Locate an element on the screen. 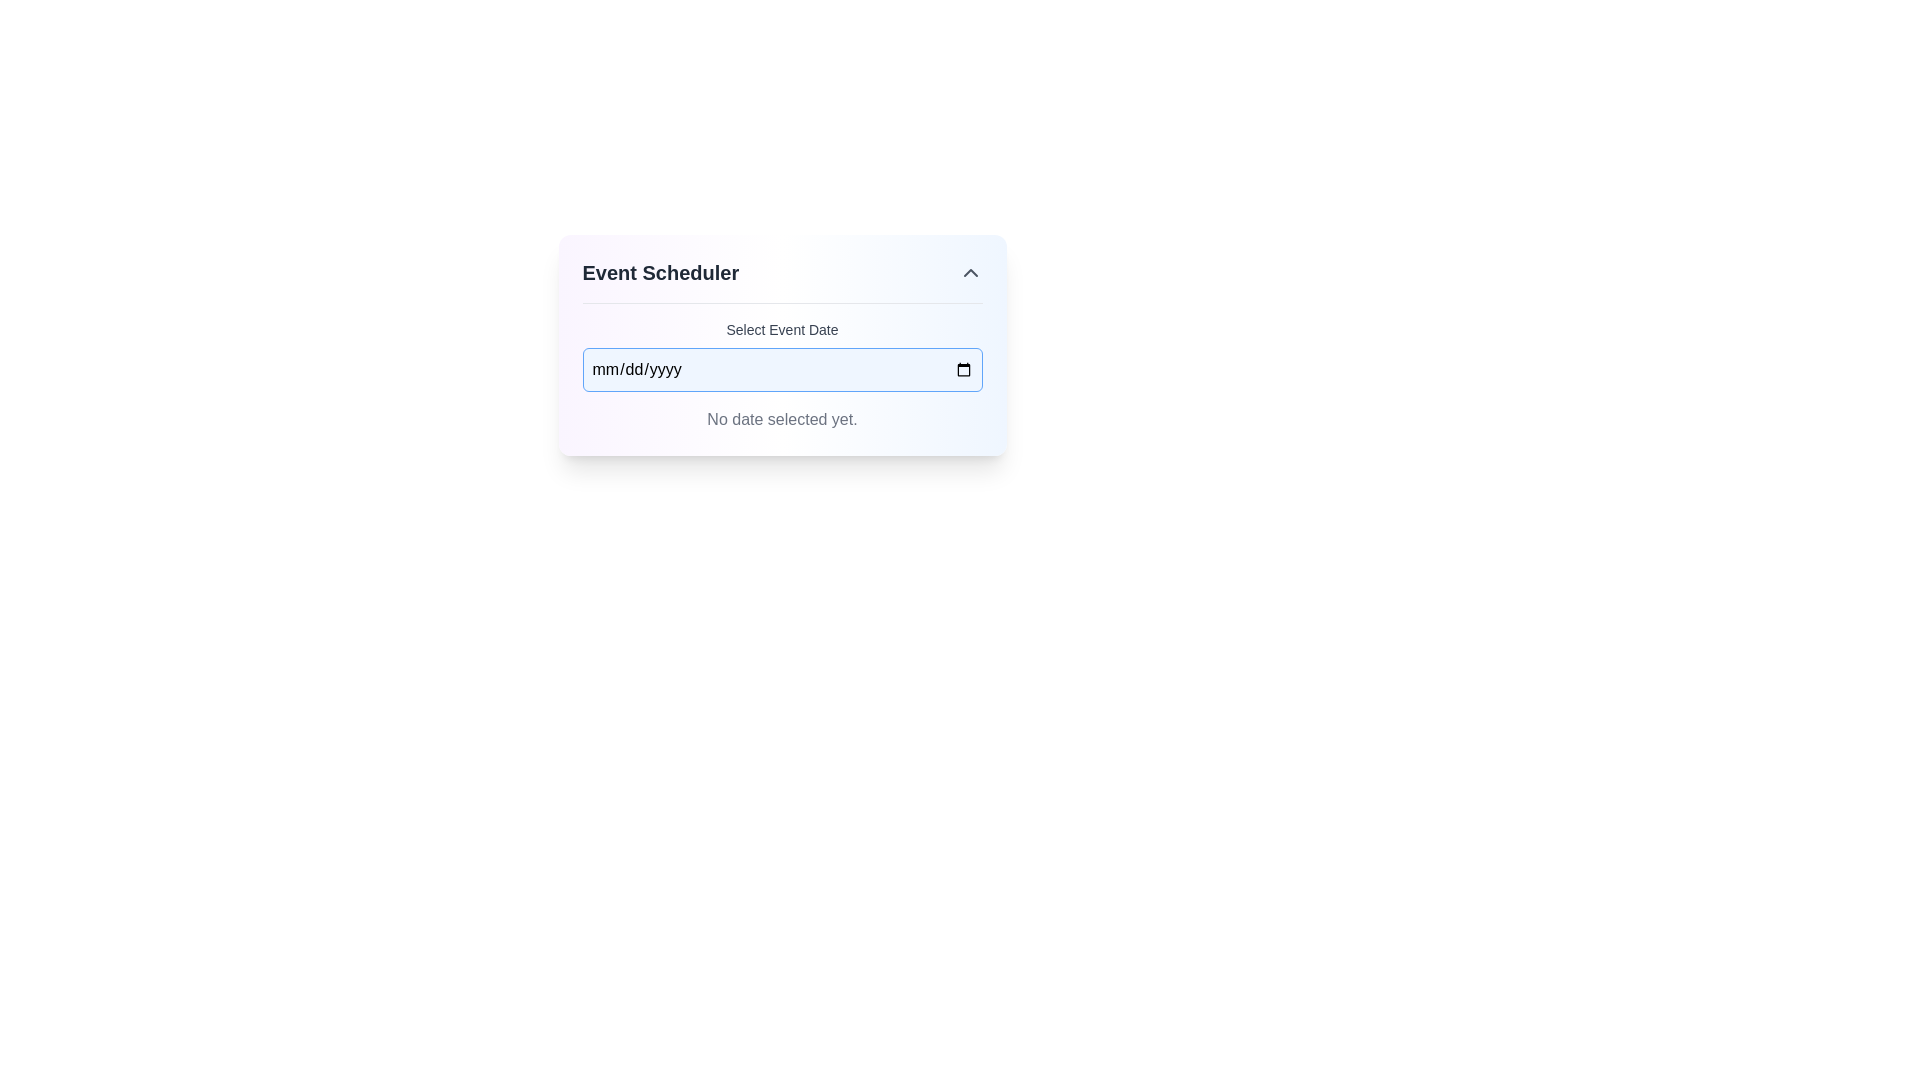  the upward-facing chevron button in the header of the 'Event Scheduler' panel is located at coordinates (970, 273).